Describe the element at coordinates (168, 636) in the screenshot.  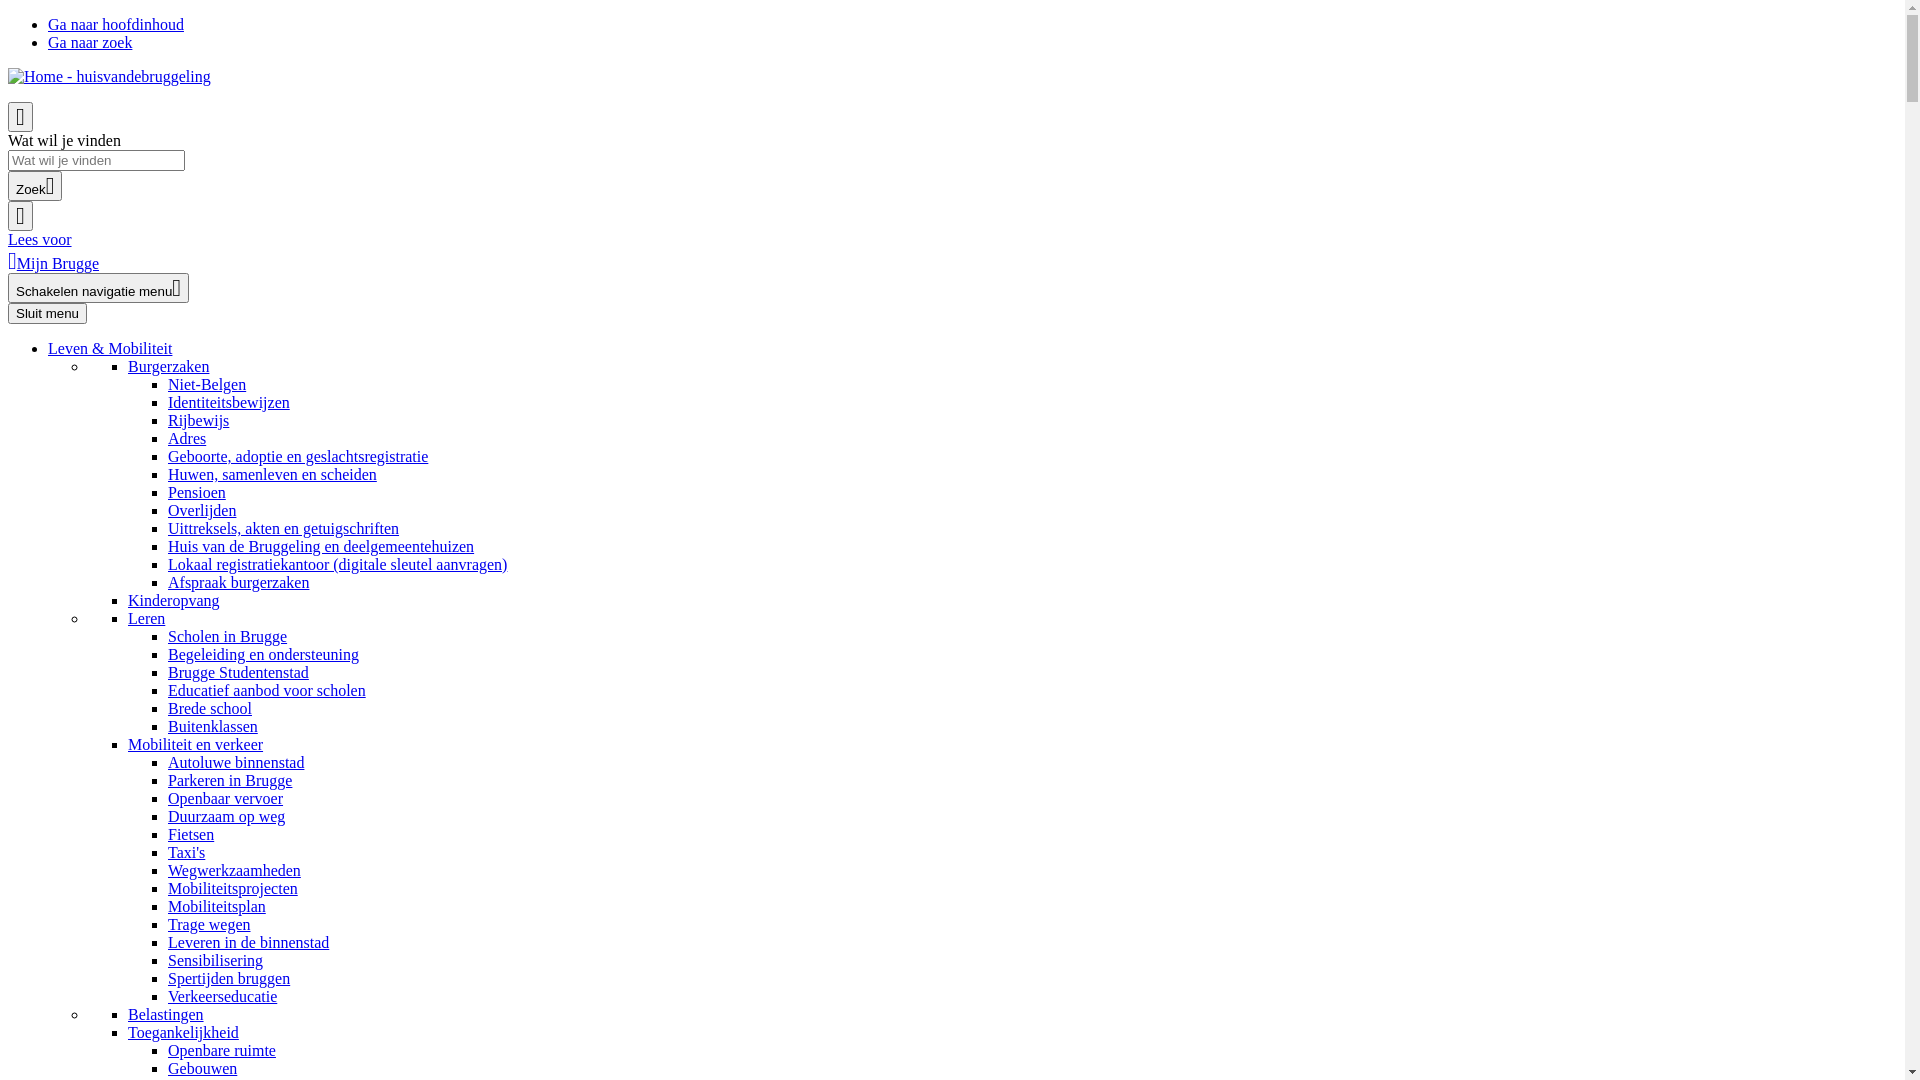
I see `'Scholen in Brugge'` at that location.